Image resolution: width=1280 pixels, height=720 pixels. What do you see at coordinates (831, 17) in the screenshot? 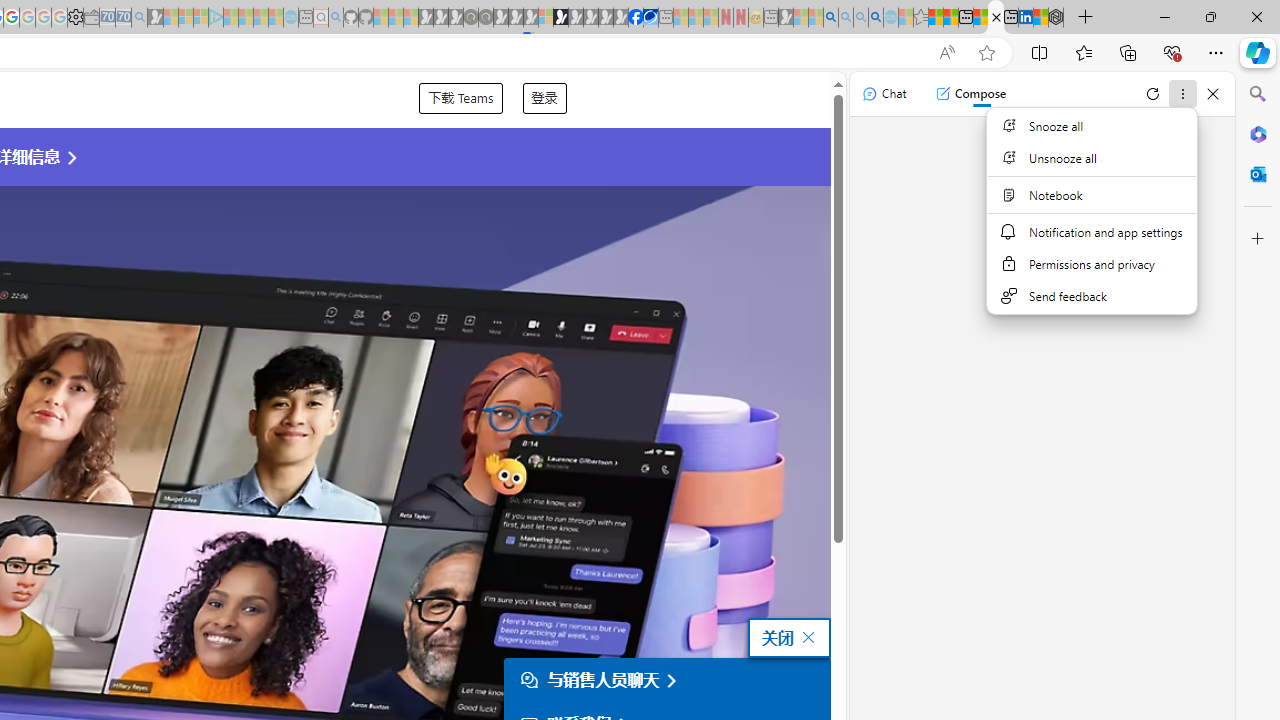
I see `'Bing AI - Search'` at bounding box center [831, 17].